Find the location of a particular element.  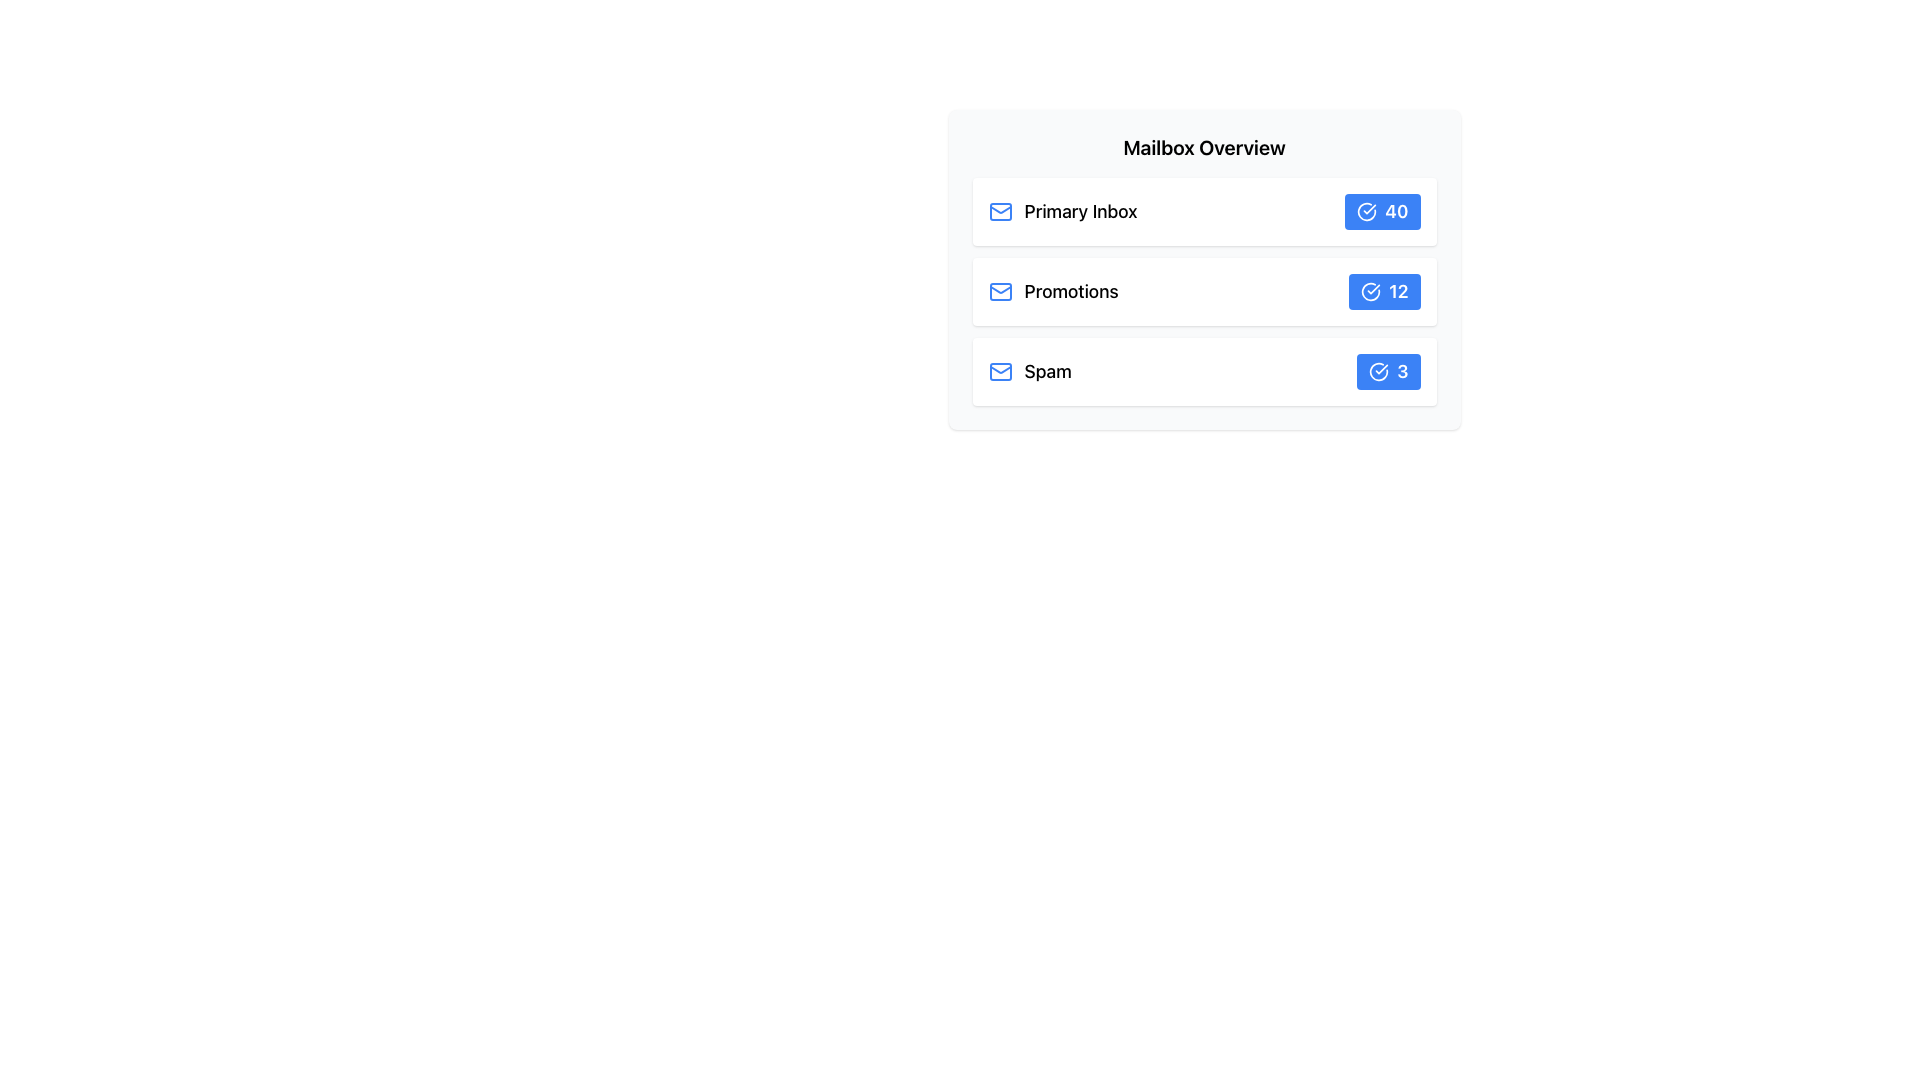

the mail envelope icon (SVG) located to the left of the 'Promotions' label is located at coordinates (1000, 292).